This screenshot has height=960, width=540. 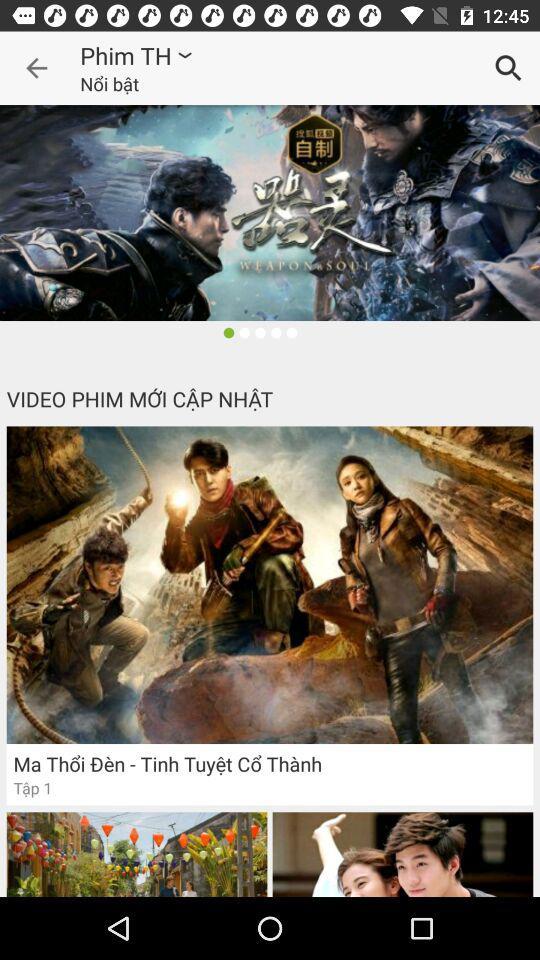 I want to click on the item next to the phim th, so click(x=36, y=68).